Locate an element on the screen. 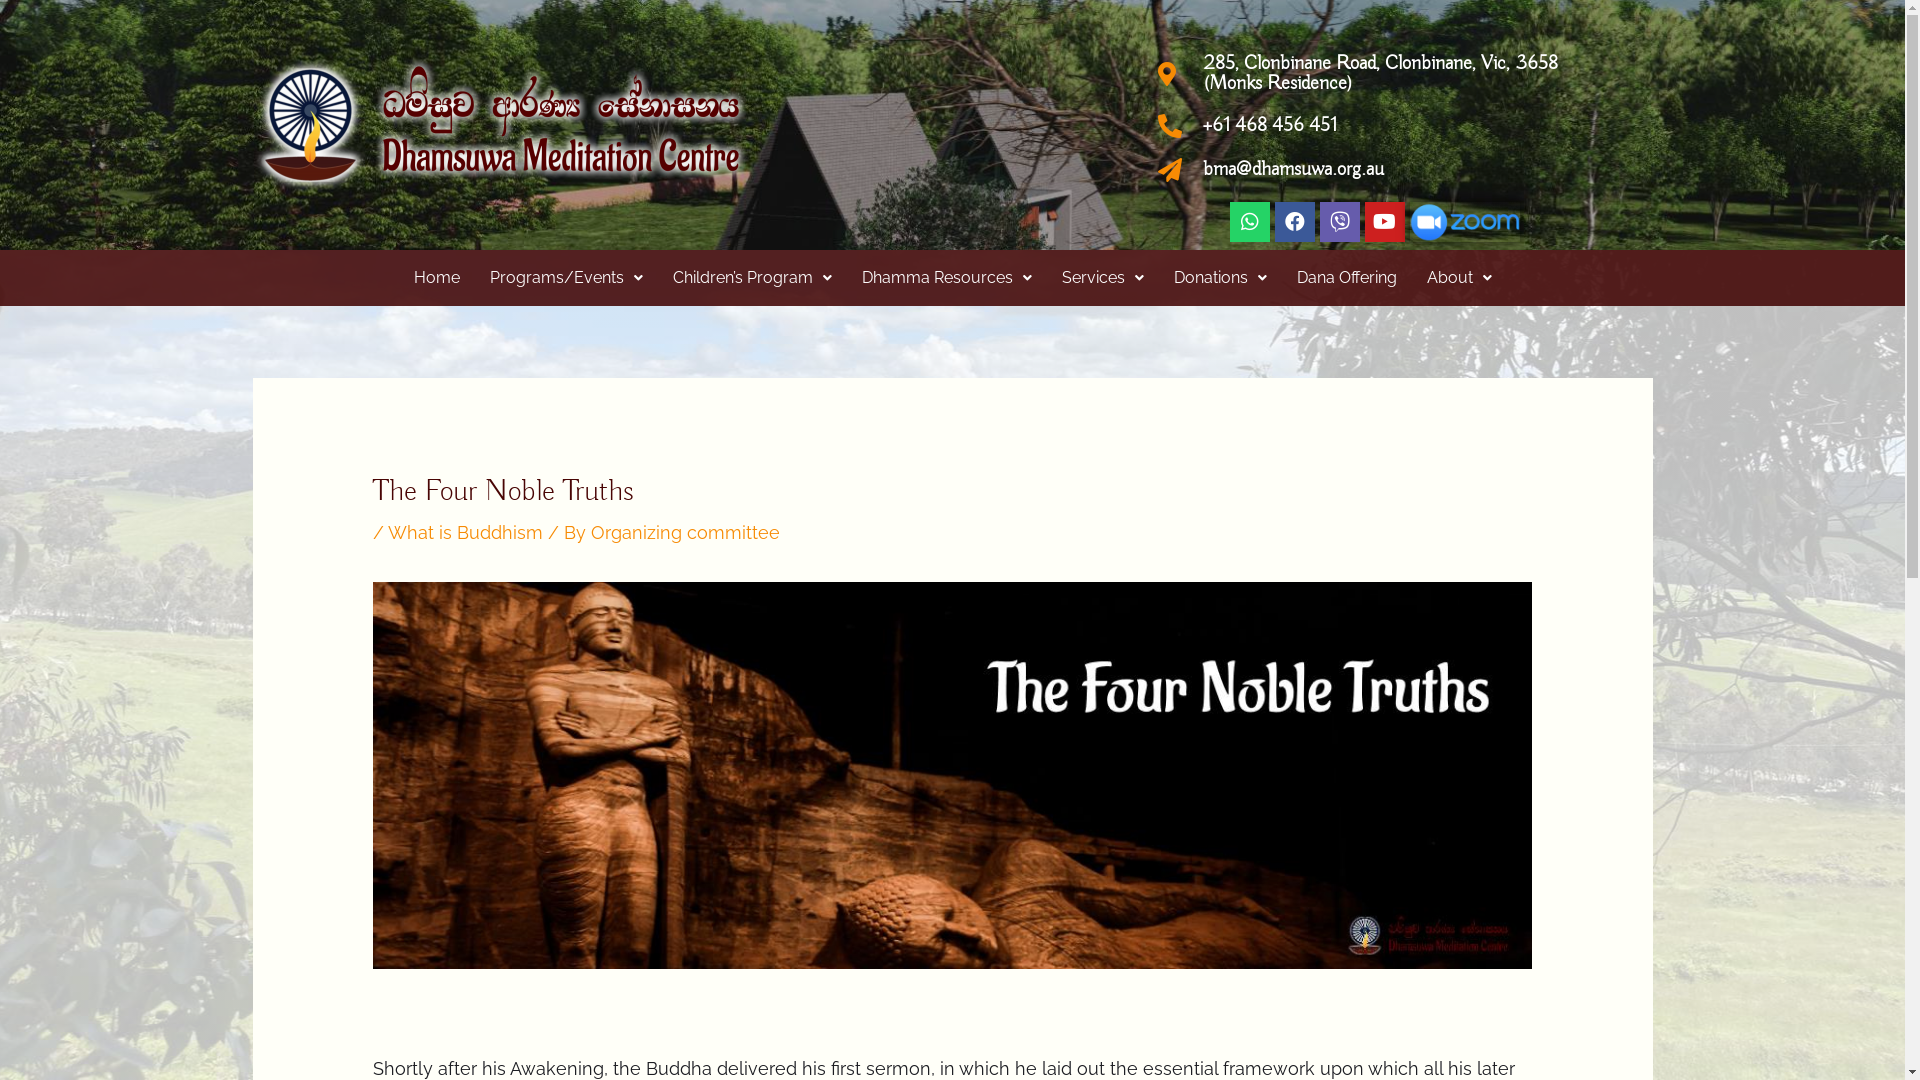 This screenshot has height=1080, width=1920. 'Dhamma Resources' is located at coordinates (944, 277).